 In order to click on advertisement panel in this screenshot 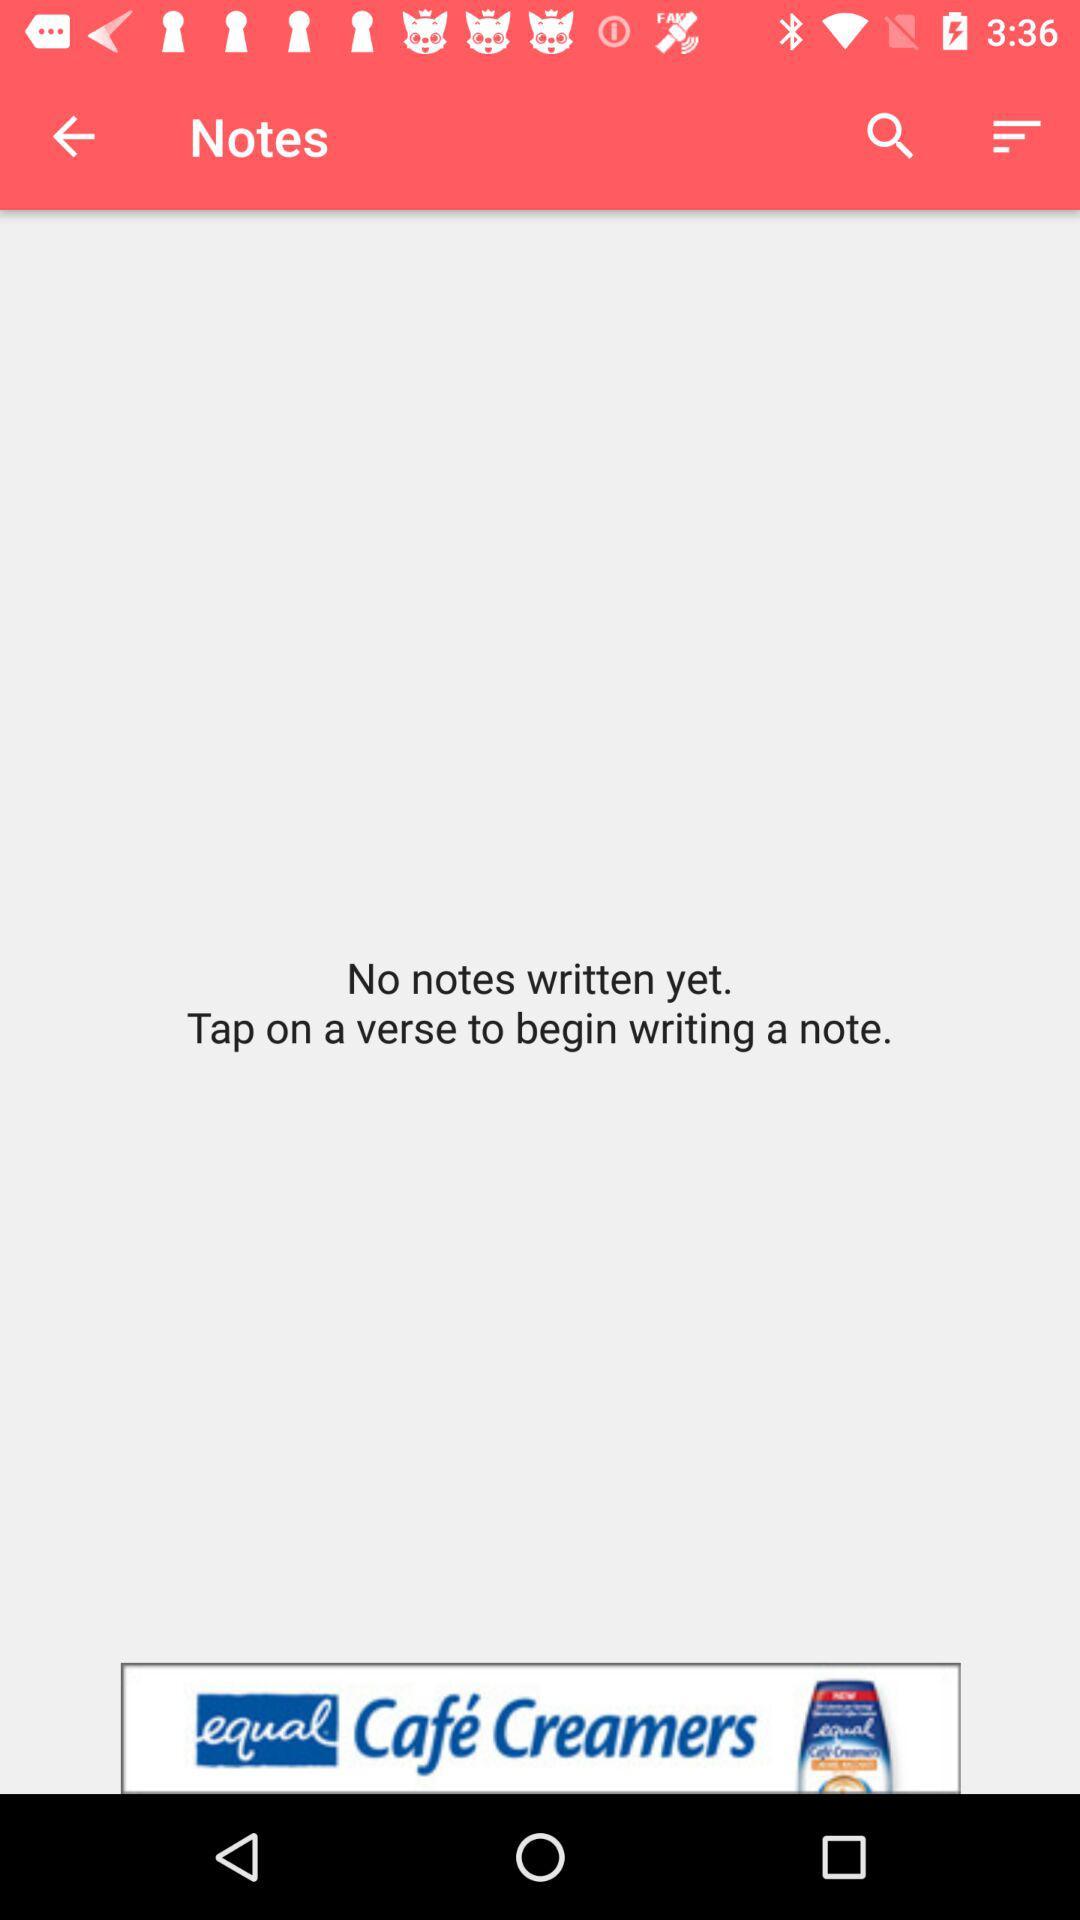, I will do `click(540, 1727)`.